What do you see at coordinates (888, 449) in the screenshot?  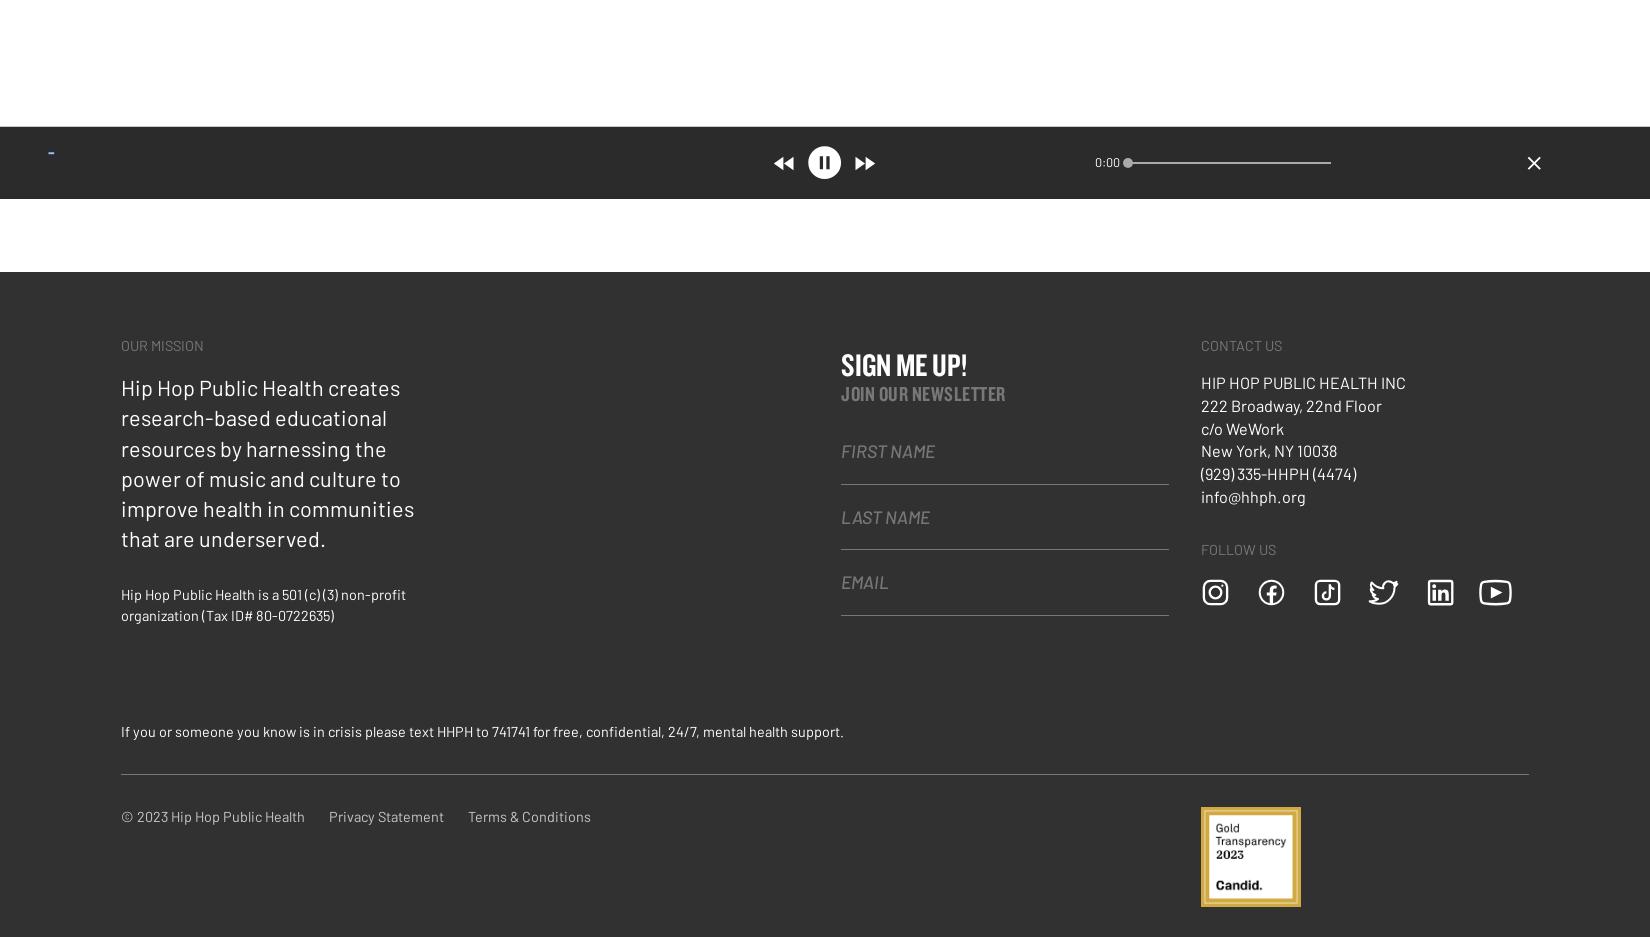 I see `'First Name'` at bounding box center [888, 449].